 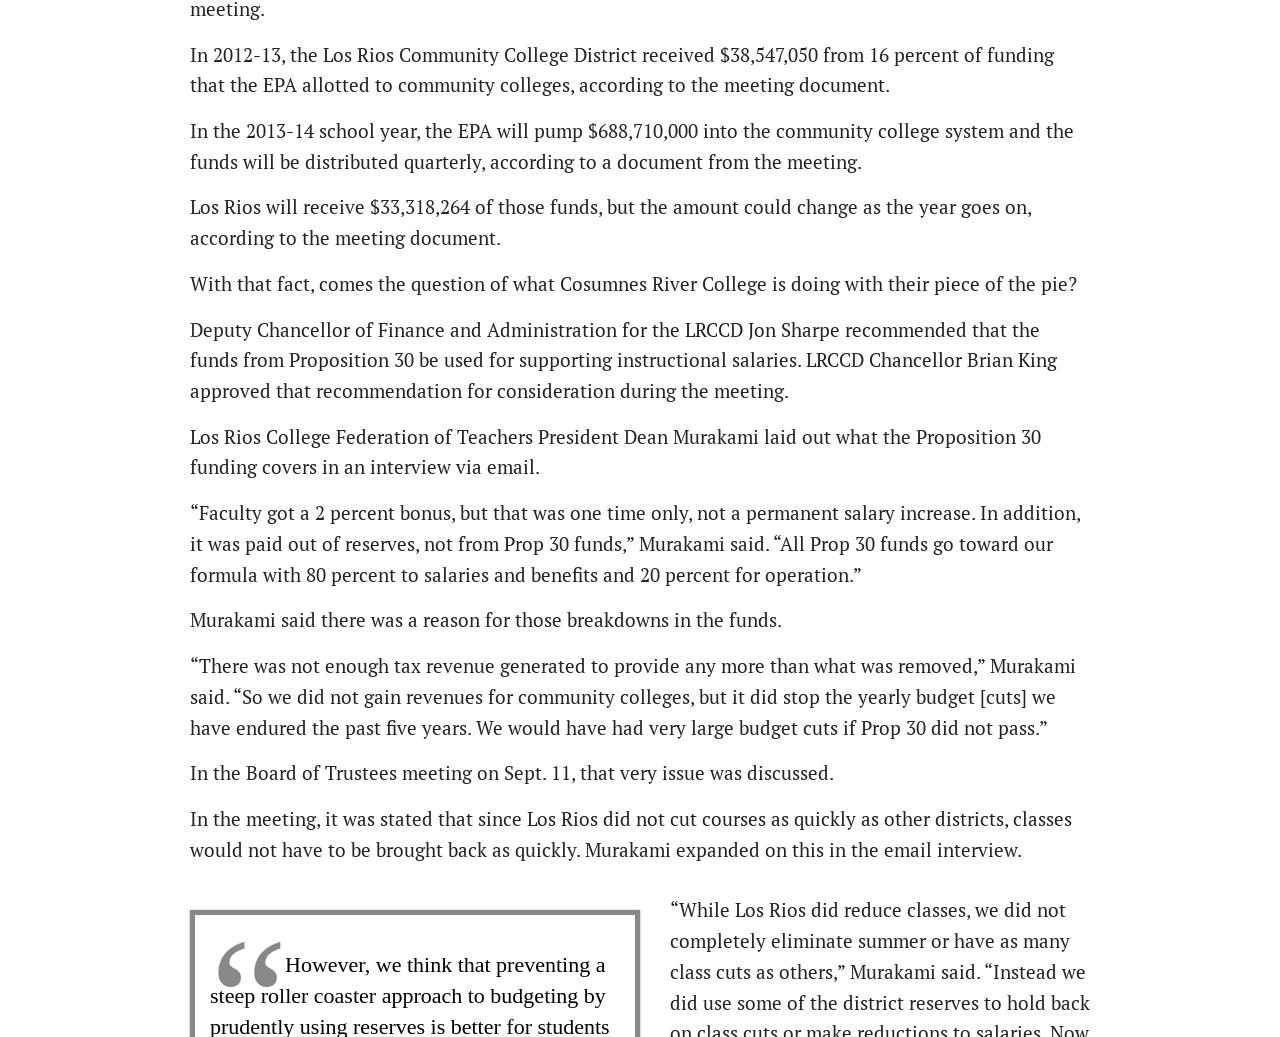 What do you see at coordinates (631, 144) in the screenshot?
I see `'In the 2013-14 school year, the EPA will pump $688,710,000 into the community college system and the funds will be distributed quarterly, according to a document from the meeting.'` at bounding box center [631, 144].